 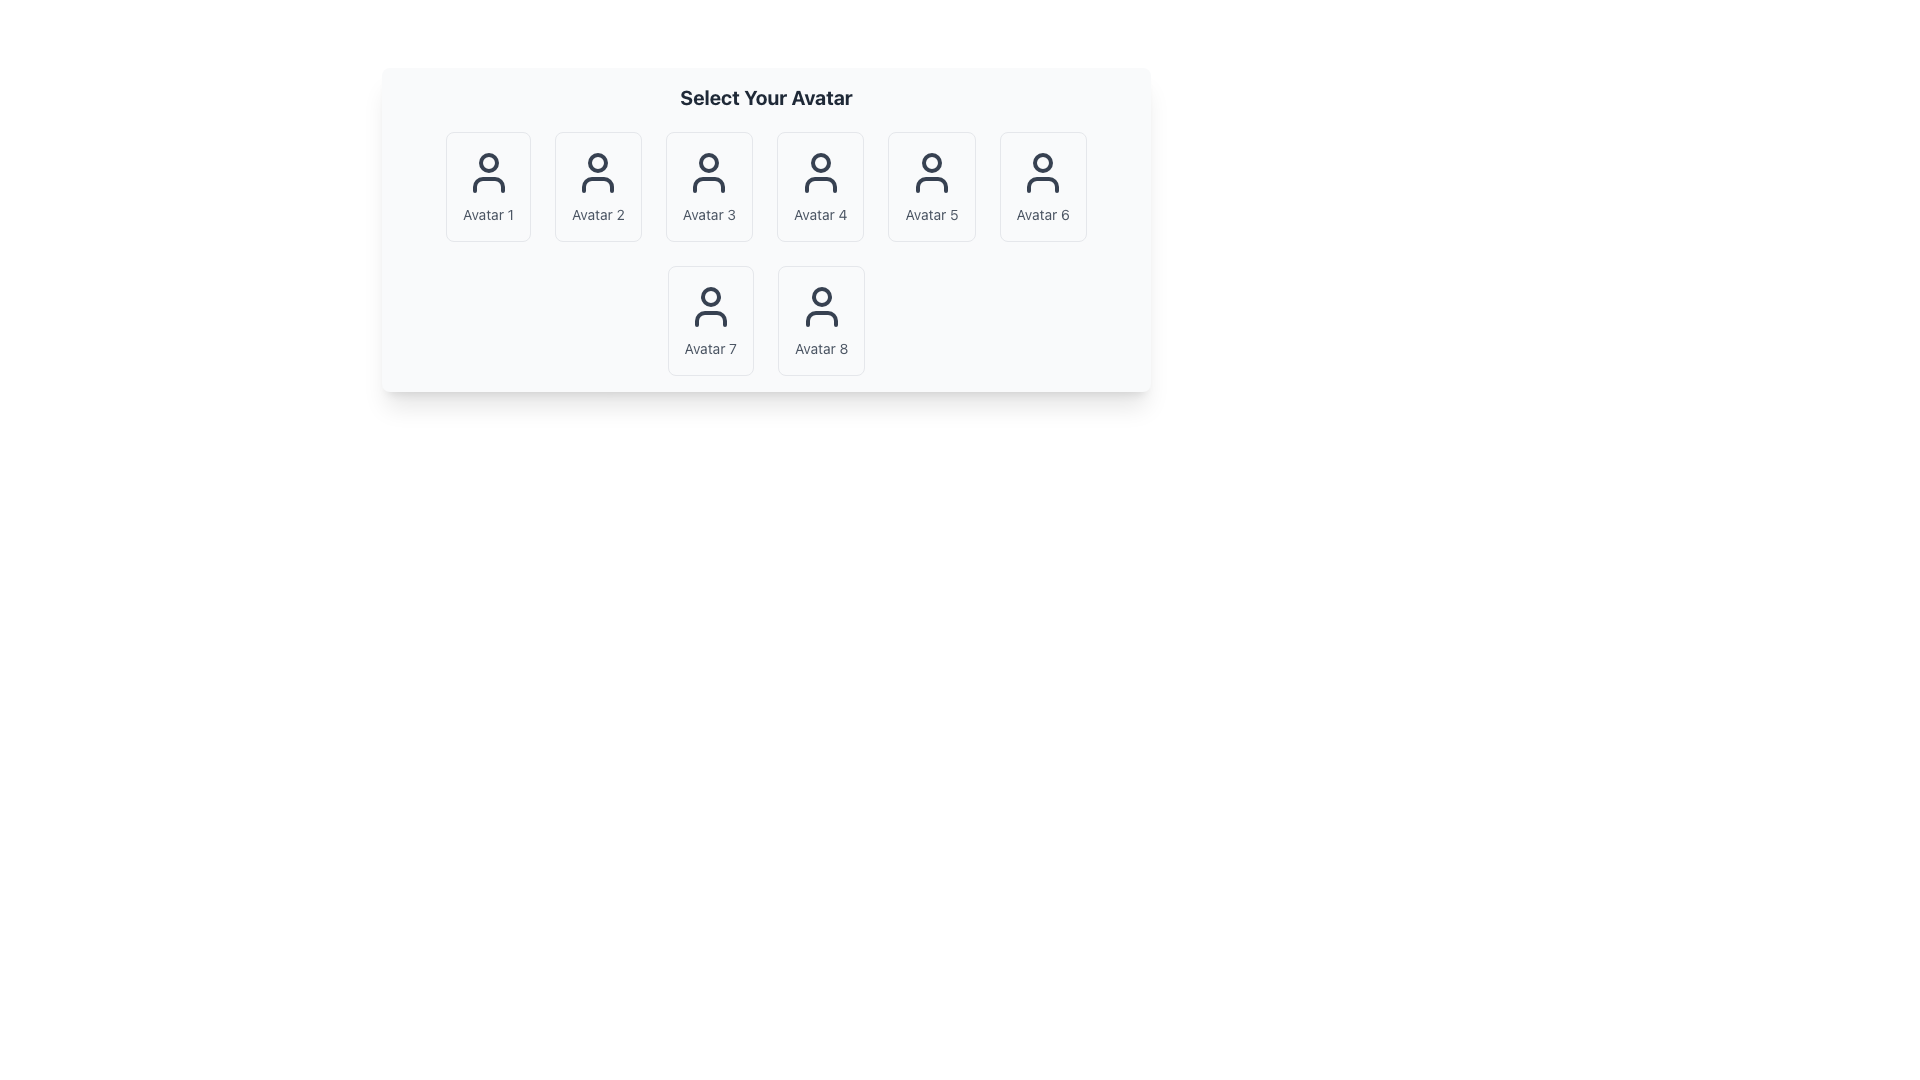 What do you see at coordinates (709, 185) in the screenshot?
I see `Vector graphic representing the user torso segment for 'Avatar 3' in the 'Select Your Avatar' section by clicking on its center point` at bounding box center [709, 185].